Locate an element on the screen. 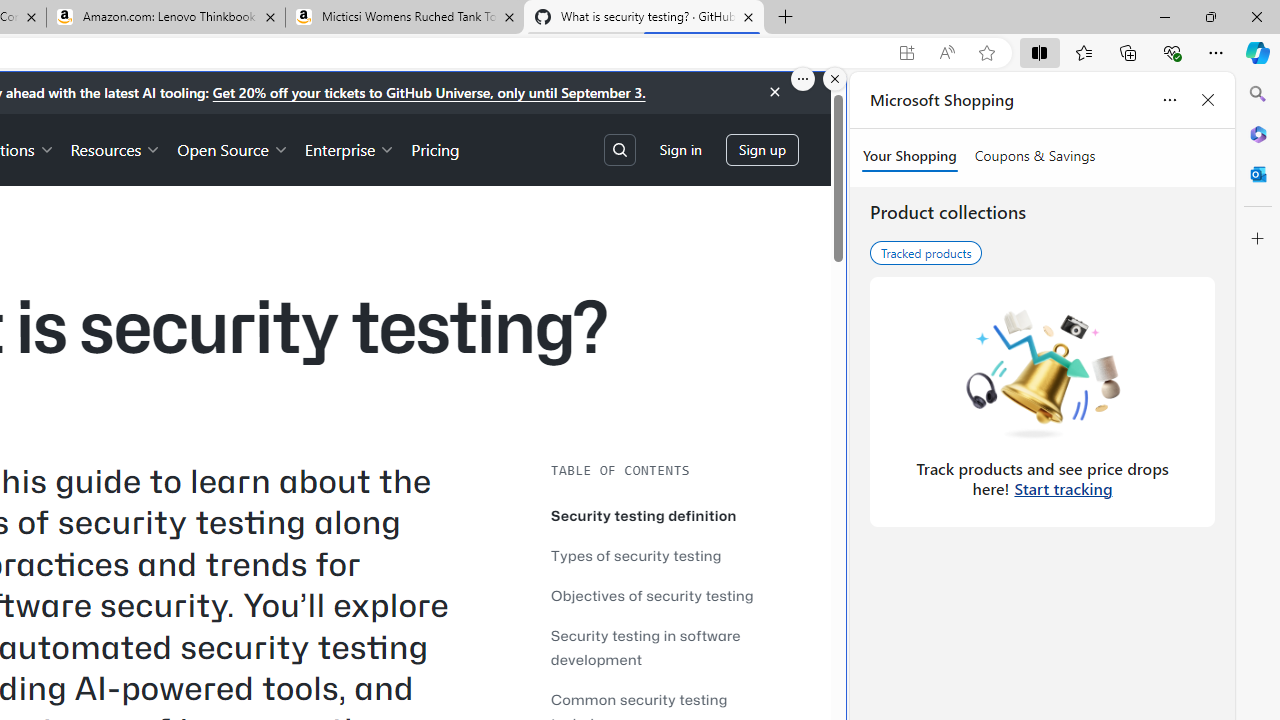 The image size is (1280, 720). 'Enterprise' is located at coordinates (350, 148).